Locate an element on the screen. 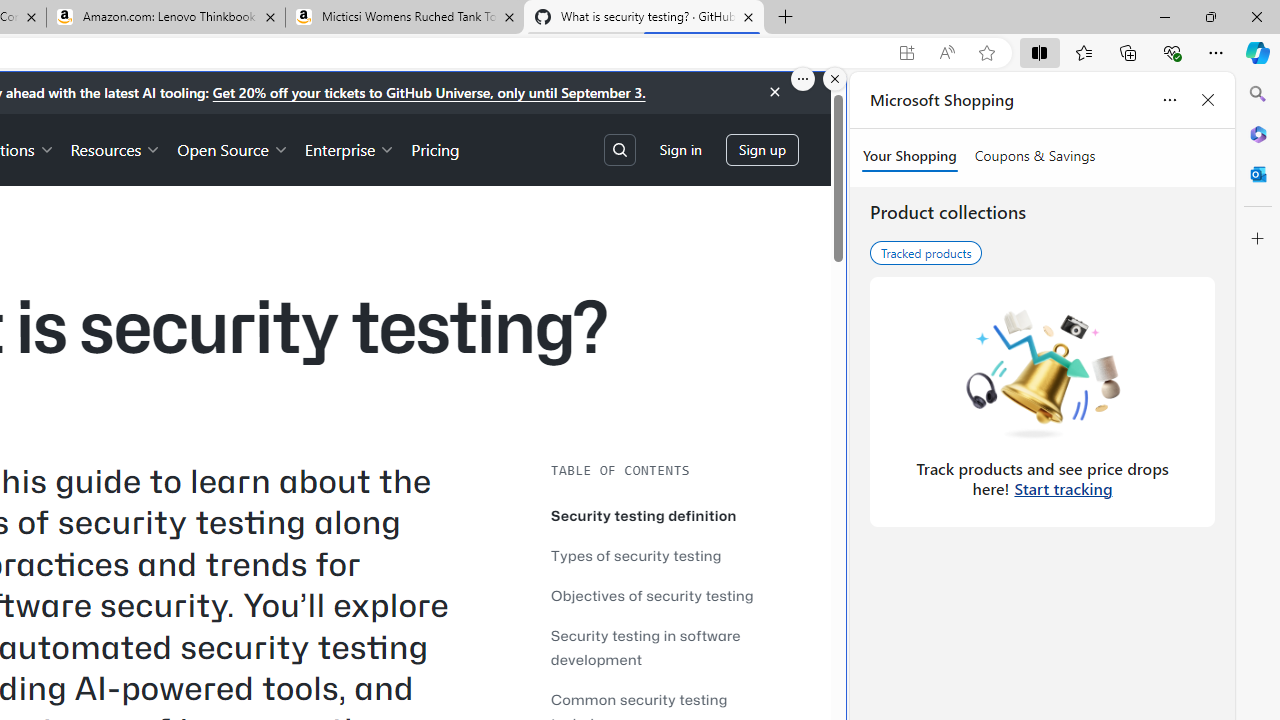 The image size is (1280, 720). 'Enterprise' is located at coordinates (350, 148).